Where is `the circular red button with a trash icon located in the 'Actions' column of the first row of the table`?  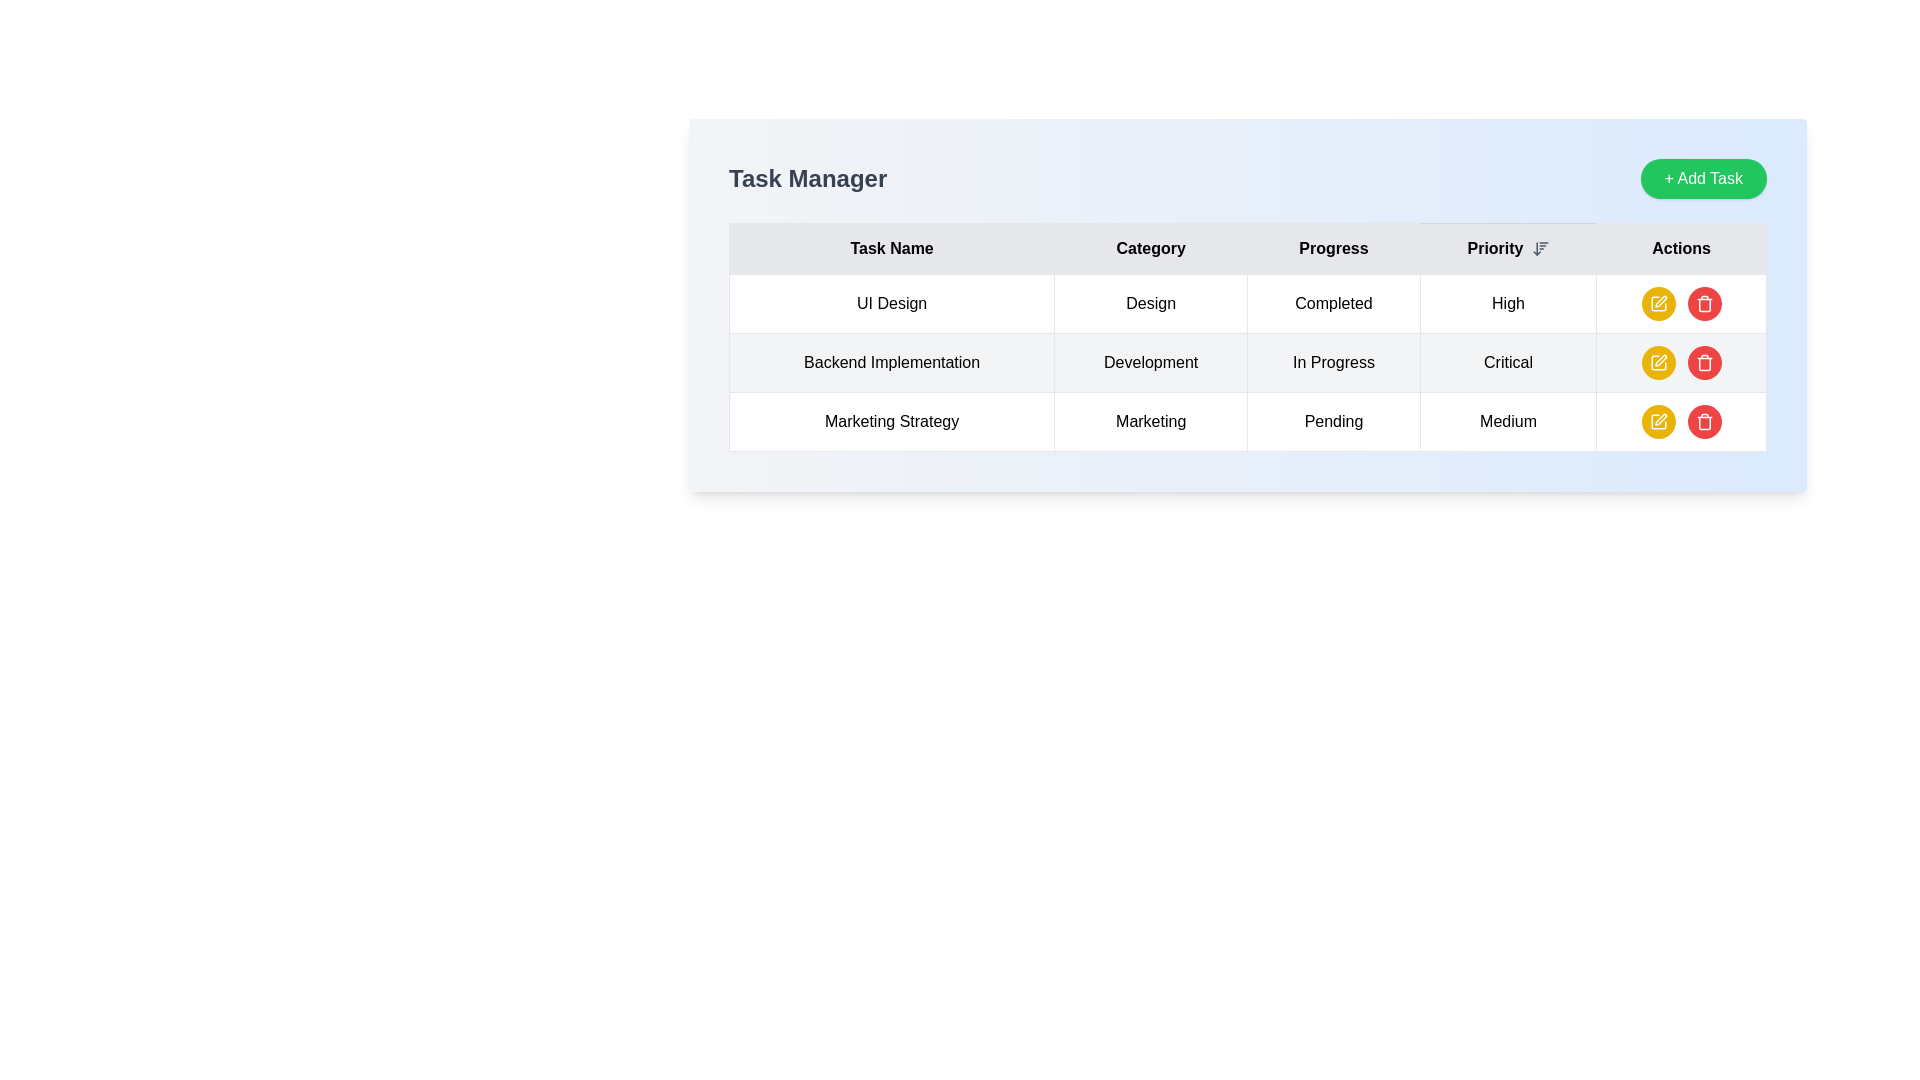
the circular red button with a trash icon located in the 'Actions' column of the first row of the table is located at coordinates (1703, 304).